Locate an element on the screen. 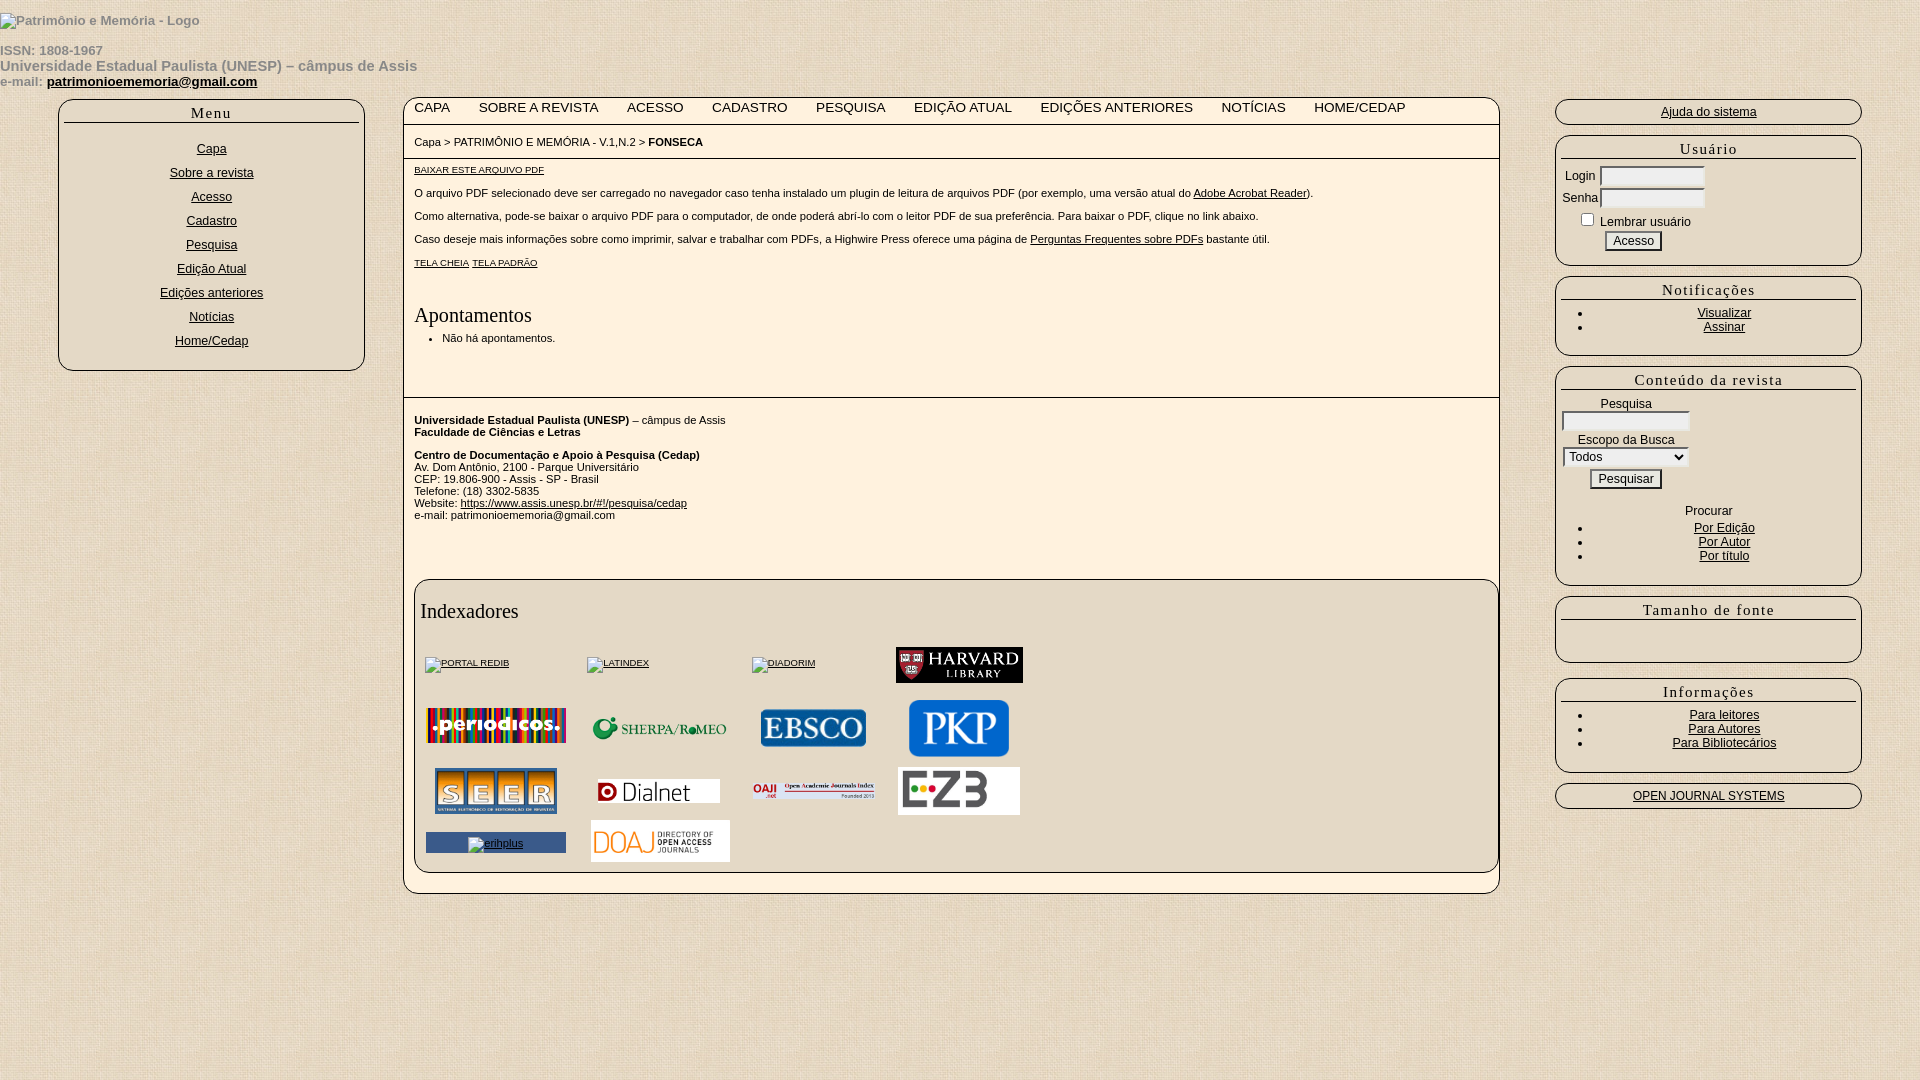 This screenshot has height=1080, width=1920. 'OPEN JOURNAL SYSTEMS' is located at coordinates (1707, 794).